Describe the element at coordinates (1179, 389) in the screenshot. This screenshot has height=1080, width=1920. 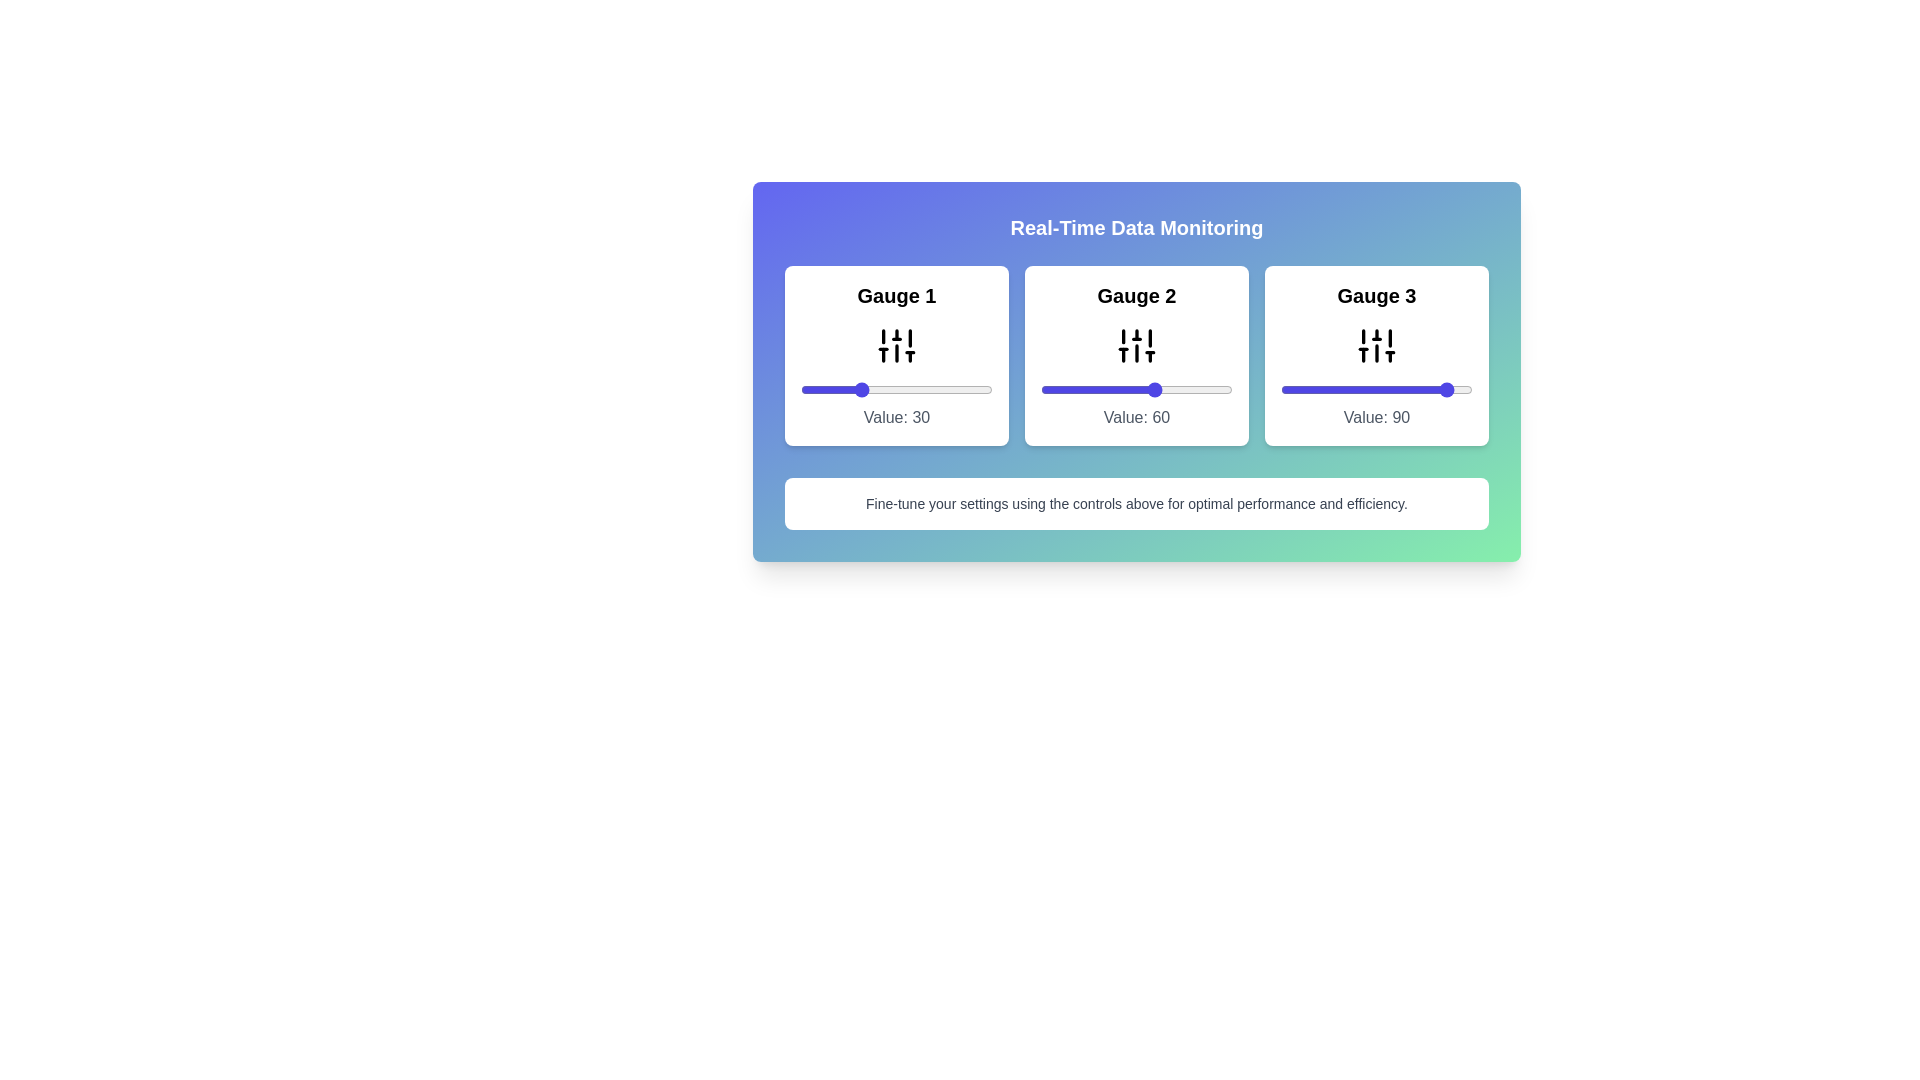
I see `the slider` at that location.